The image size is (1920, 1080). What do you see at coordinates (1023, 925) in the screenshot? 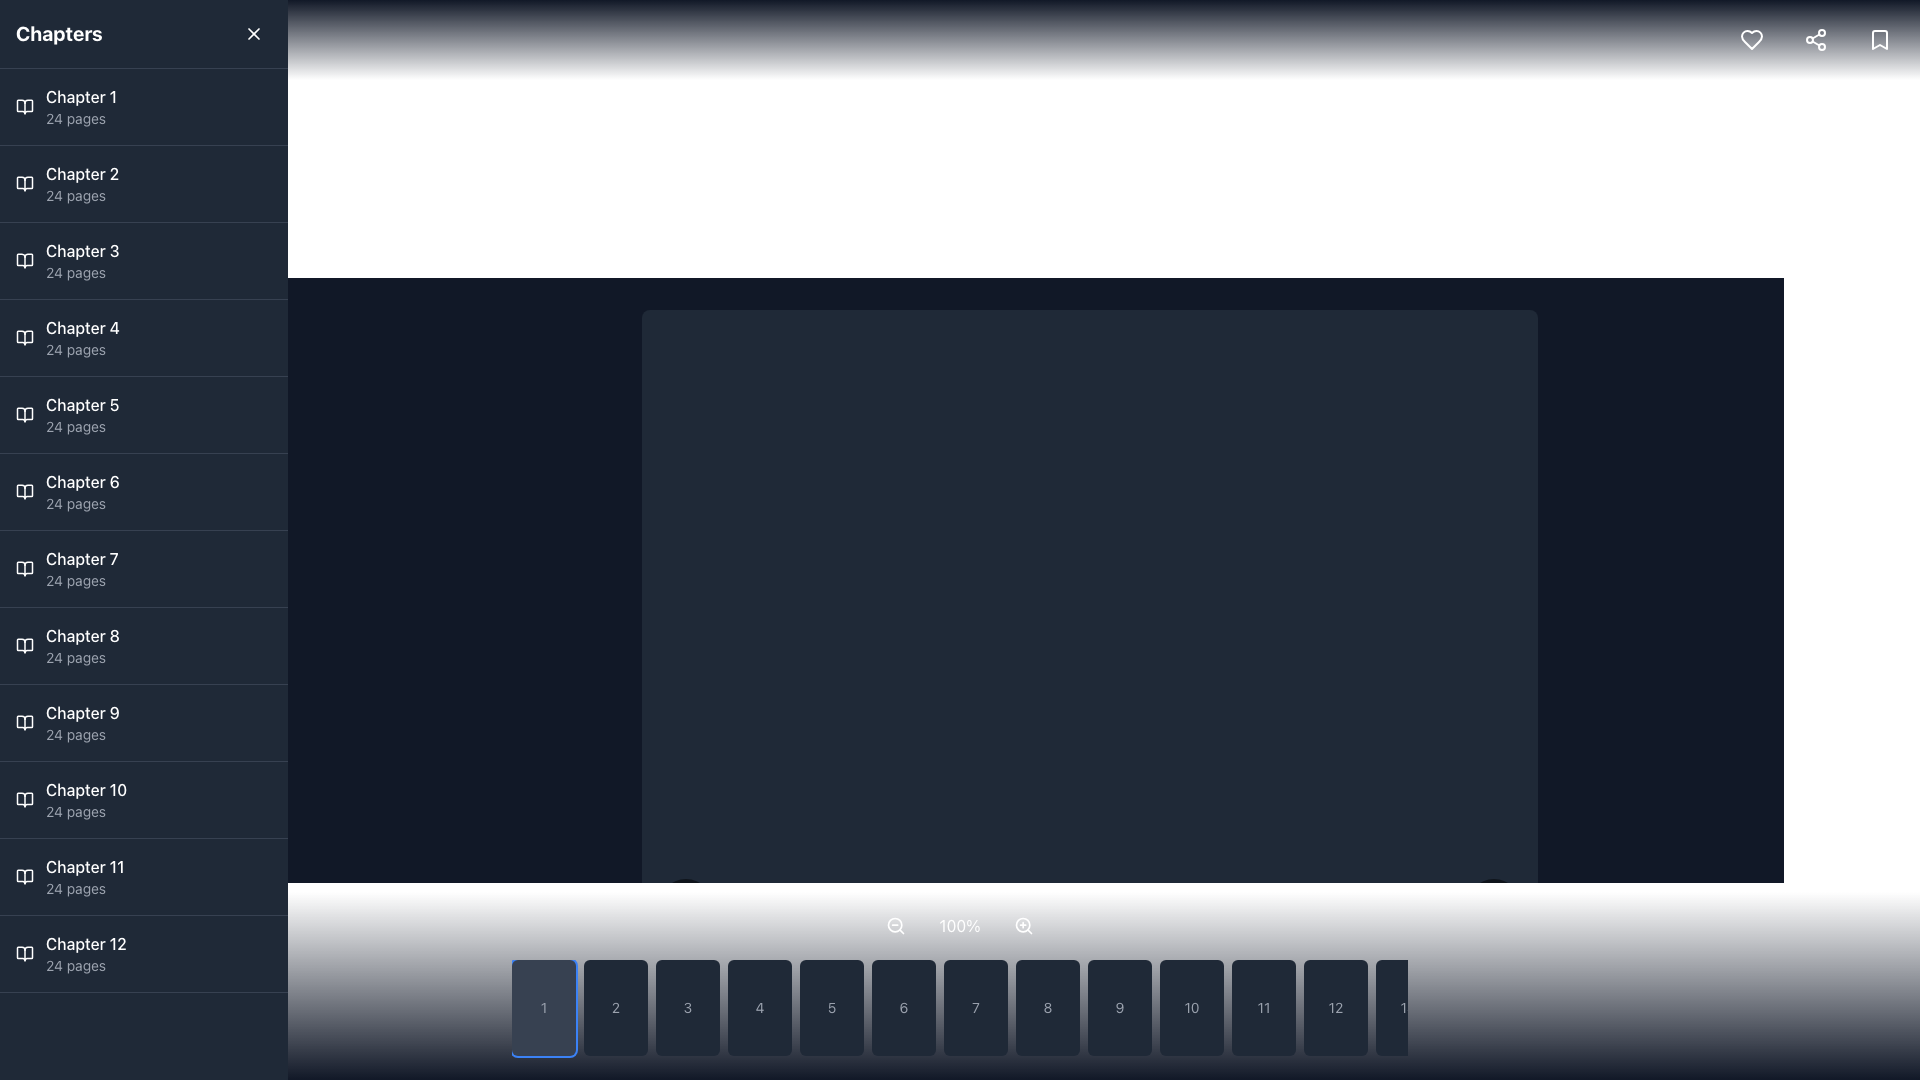
I see `the circular lens of the magnifying glass icon located in the bottom control bar of the interface` at bounding box center [1023, 925].